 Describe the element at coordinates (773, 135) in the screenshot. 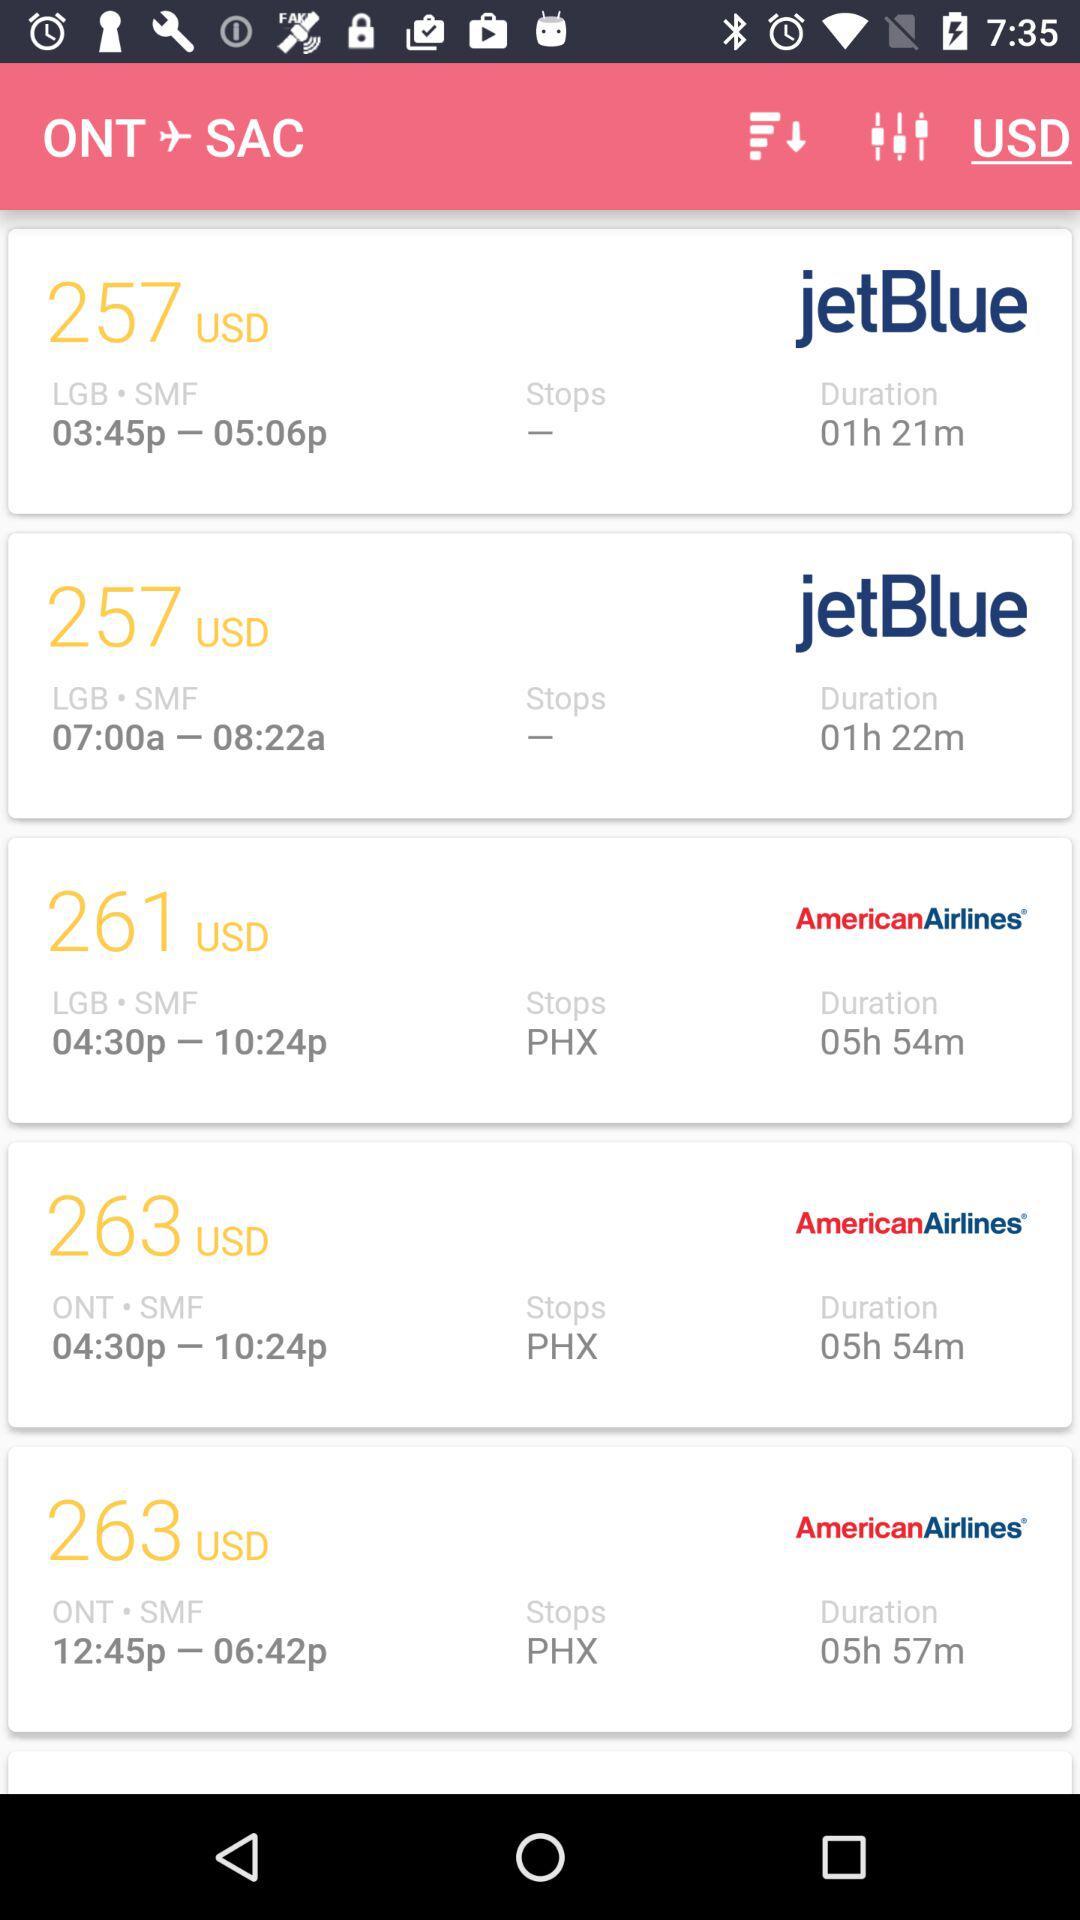

I see `item next to the sac` at that location.